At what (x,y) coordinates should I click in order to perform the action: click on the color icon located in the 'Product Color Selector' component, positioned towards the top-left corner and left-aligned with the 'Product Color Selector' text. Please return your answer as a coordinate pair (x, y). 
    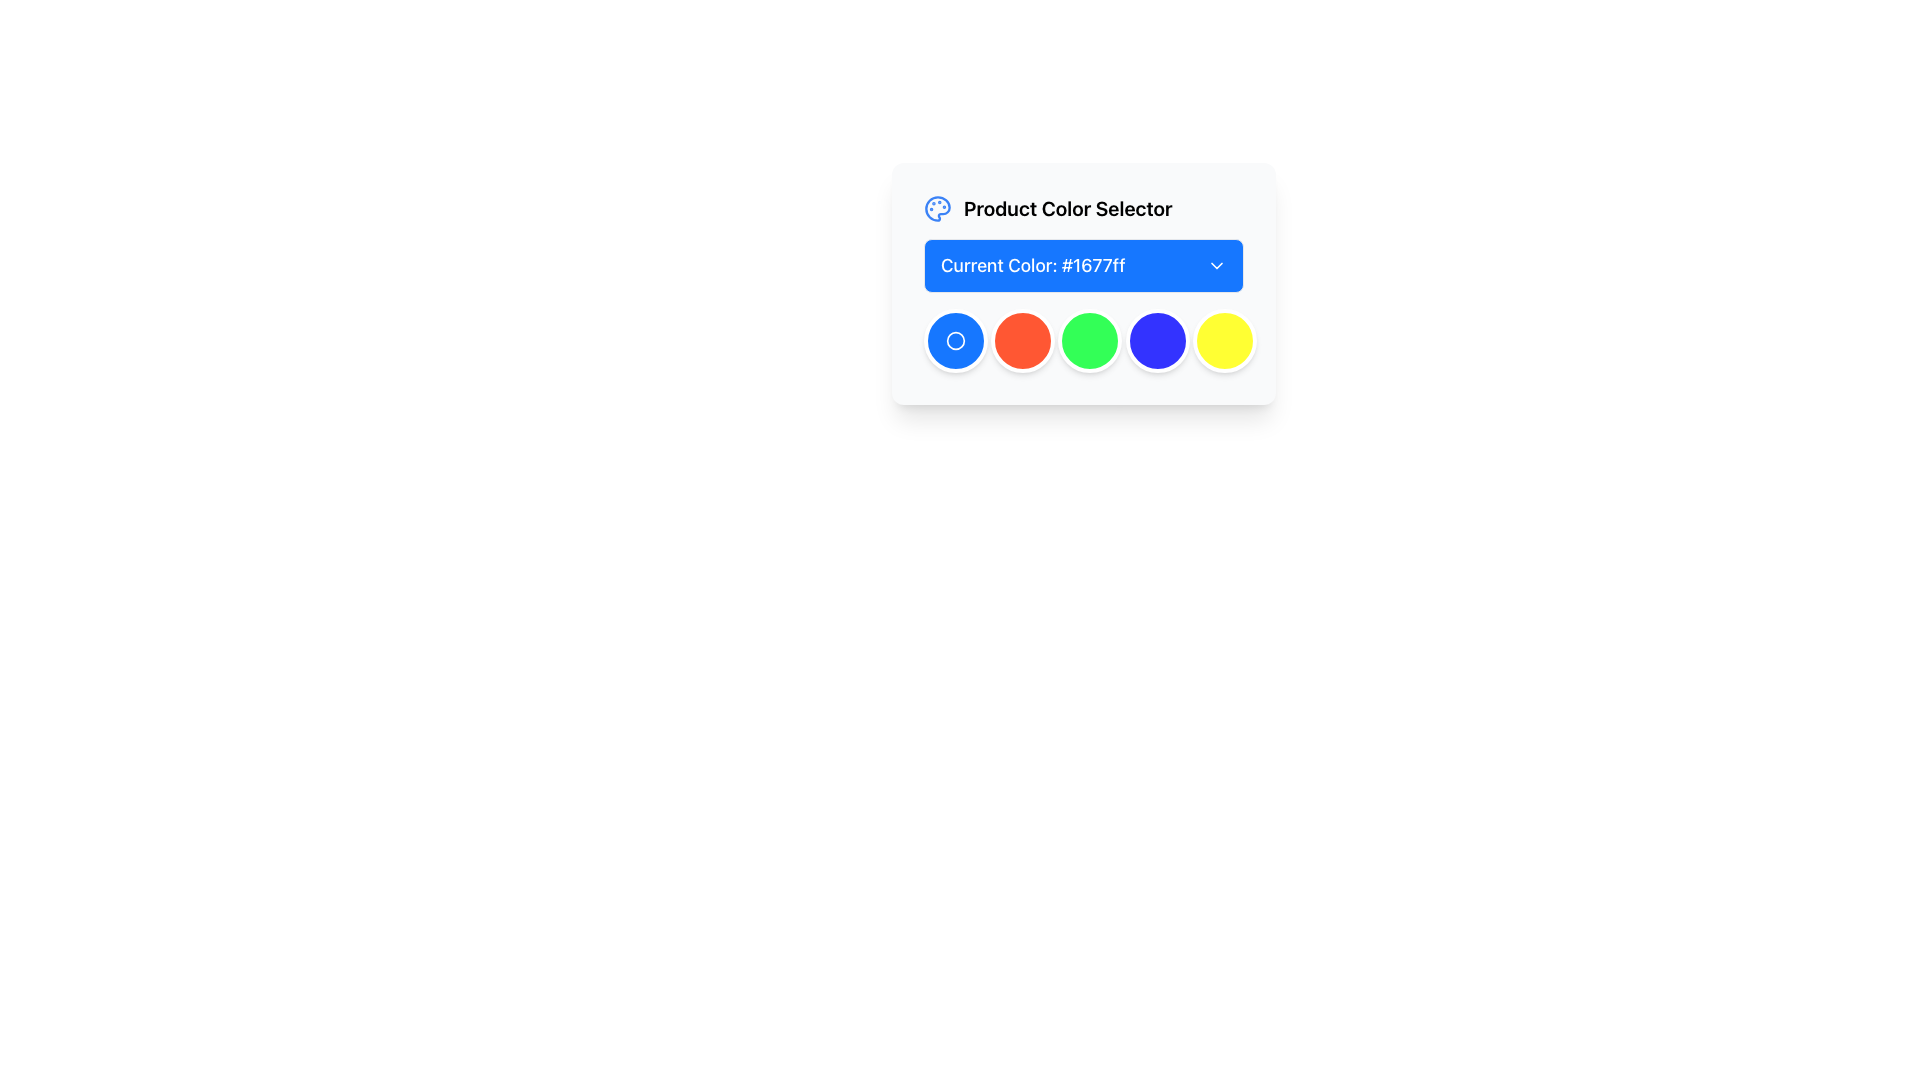
    Looking at the image, I should click on (936, 208).